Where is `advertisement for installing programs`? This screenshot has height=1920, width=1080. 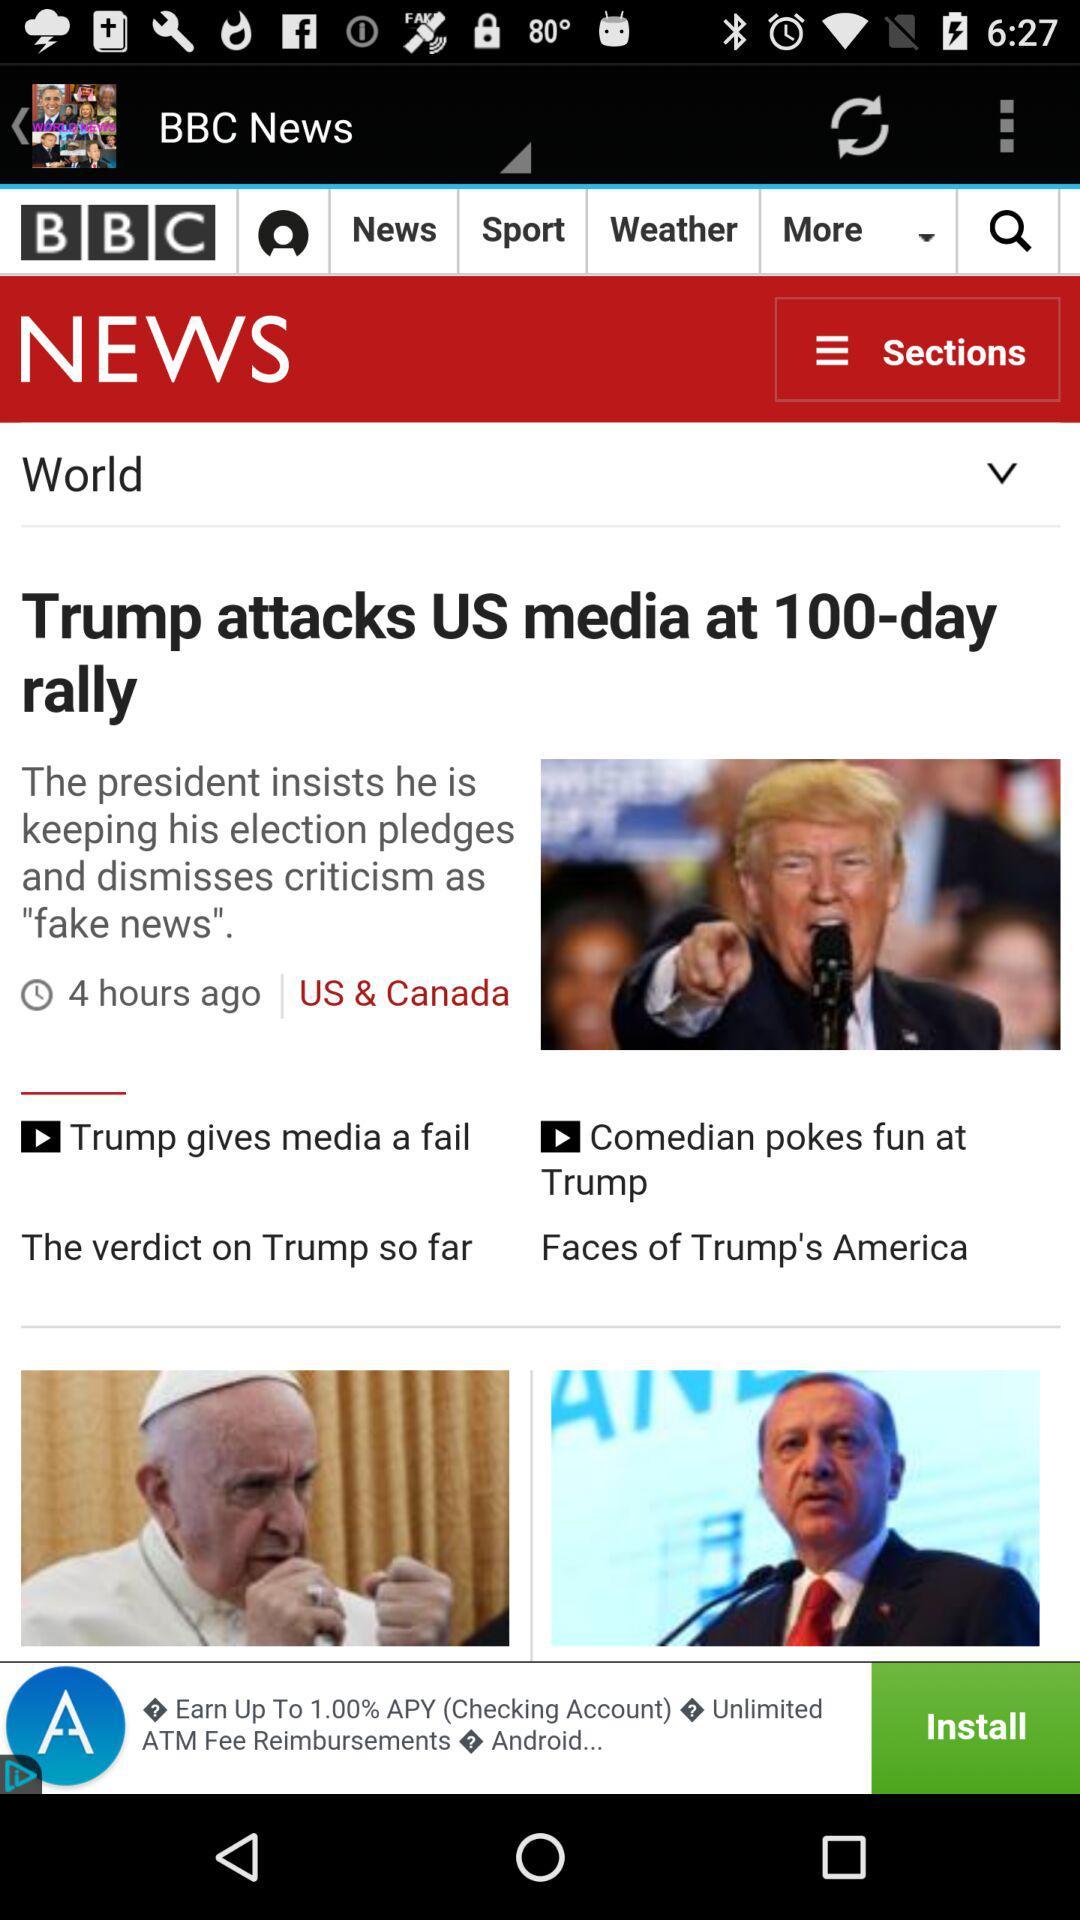 advertisement for installing programs is located at coordinates (540, 1727).